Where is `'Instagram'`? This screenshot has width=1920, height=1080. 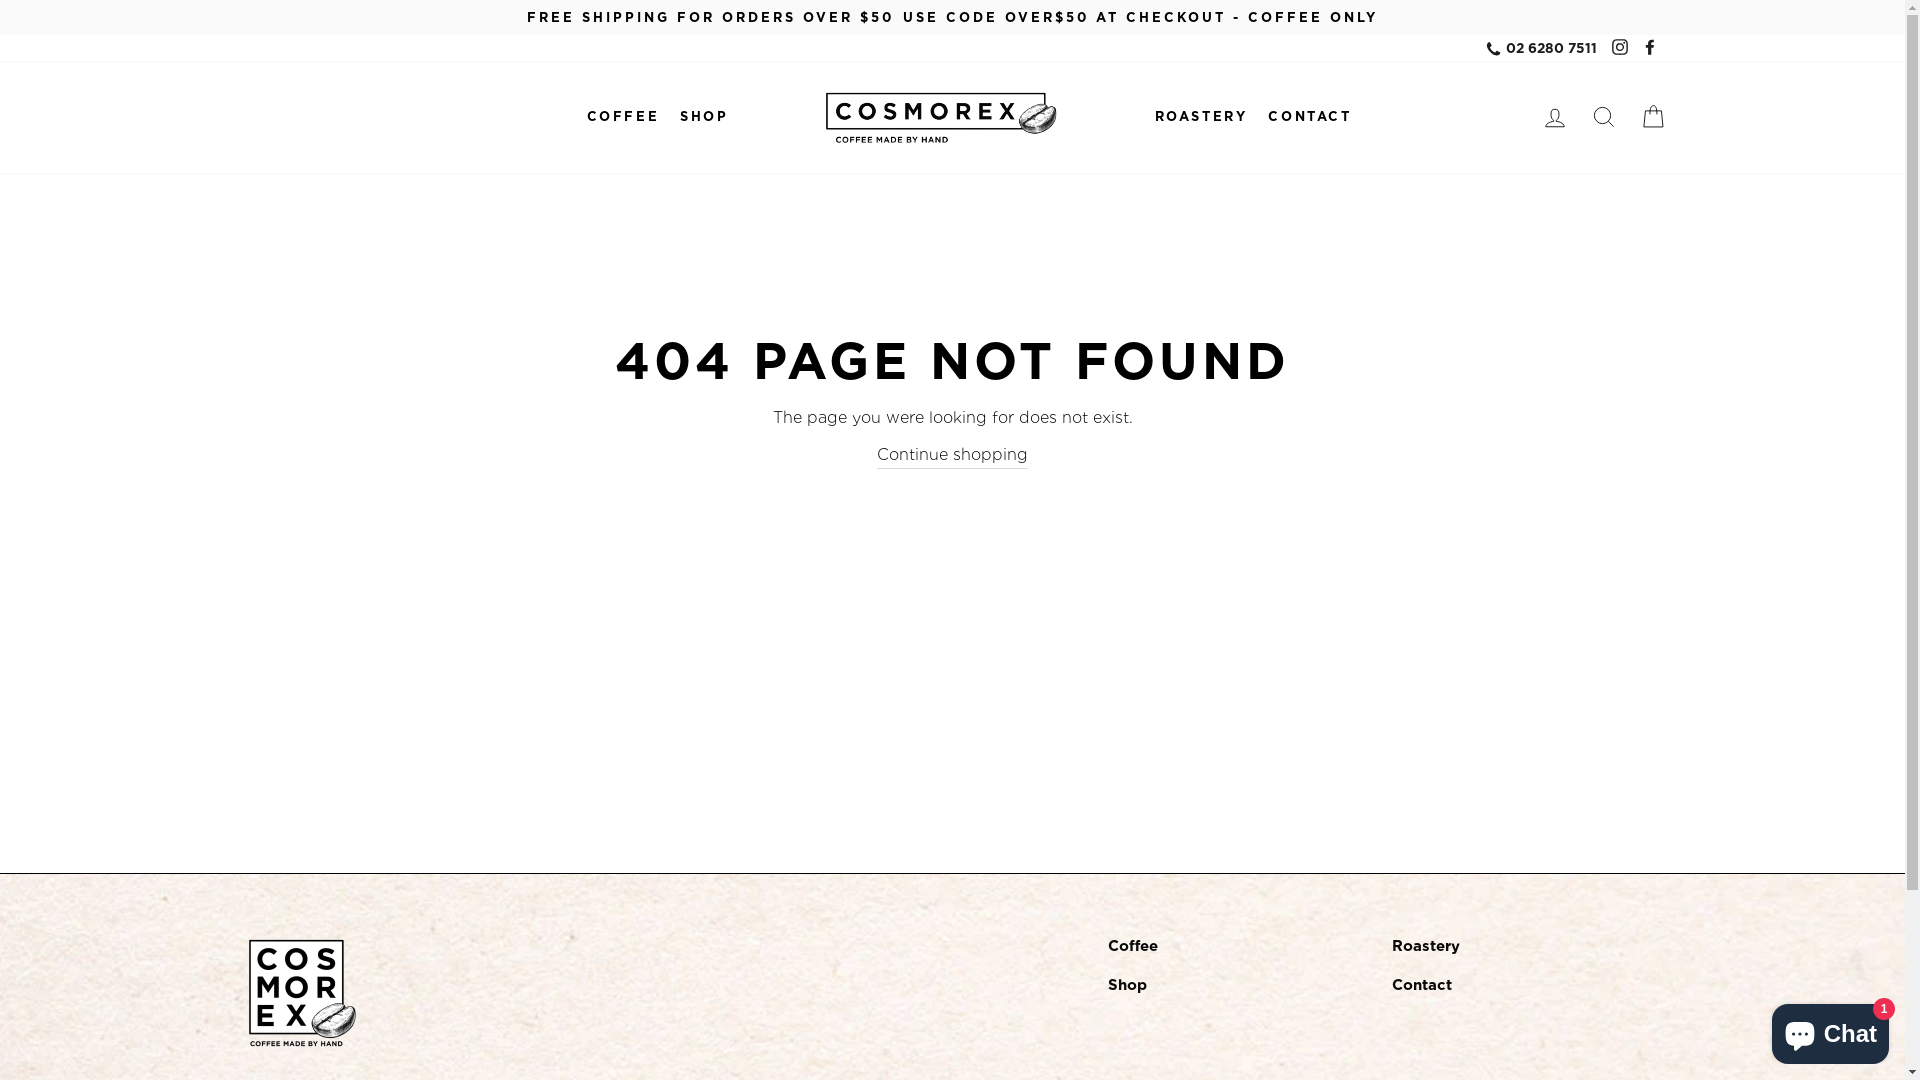 'Instagram' is located at coordinates (1618, 46).